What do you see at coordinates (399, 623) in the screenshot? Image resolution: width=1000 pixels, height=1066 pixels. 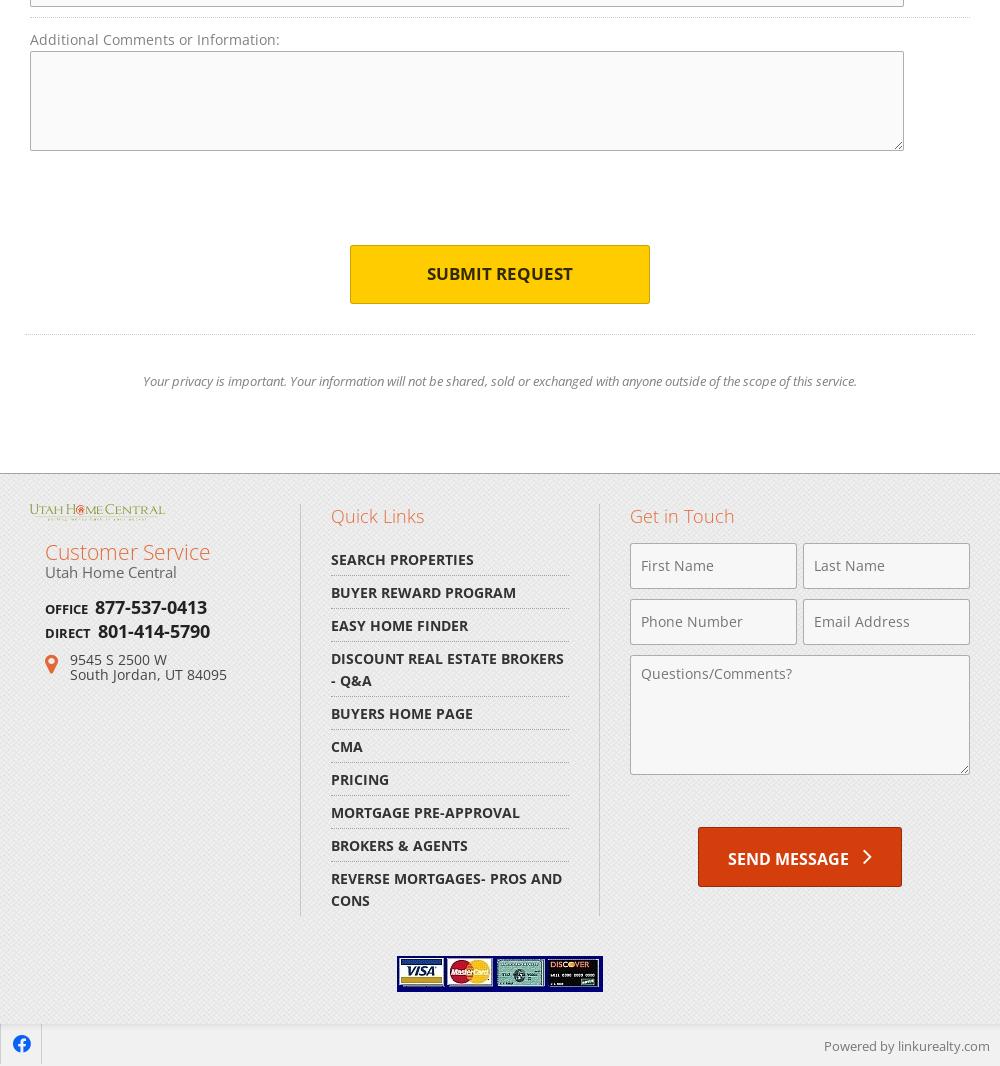 I see `'Easy Home Finder'` at bounding box center [399, 623].